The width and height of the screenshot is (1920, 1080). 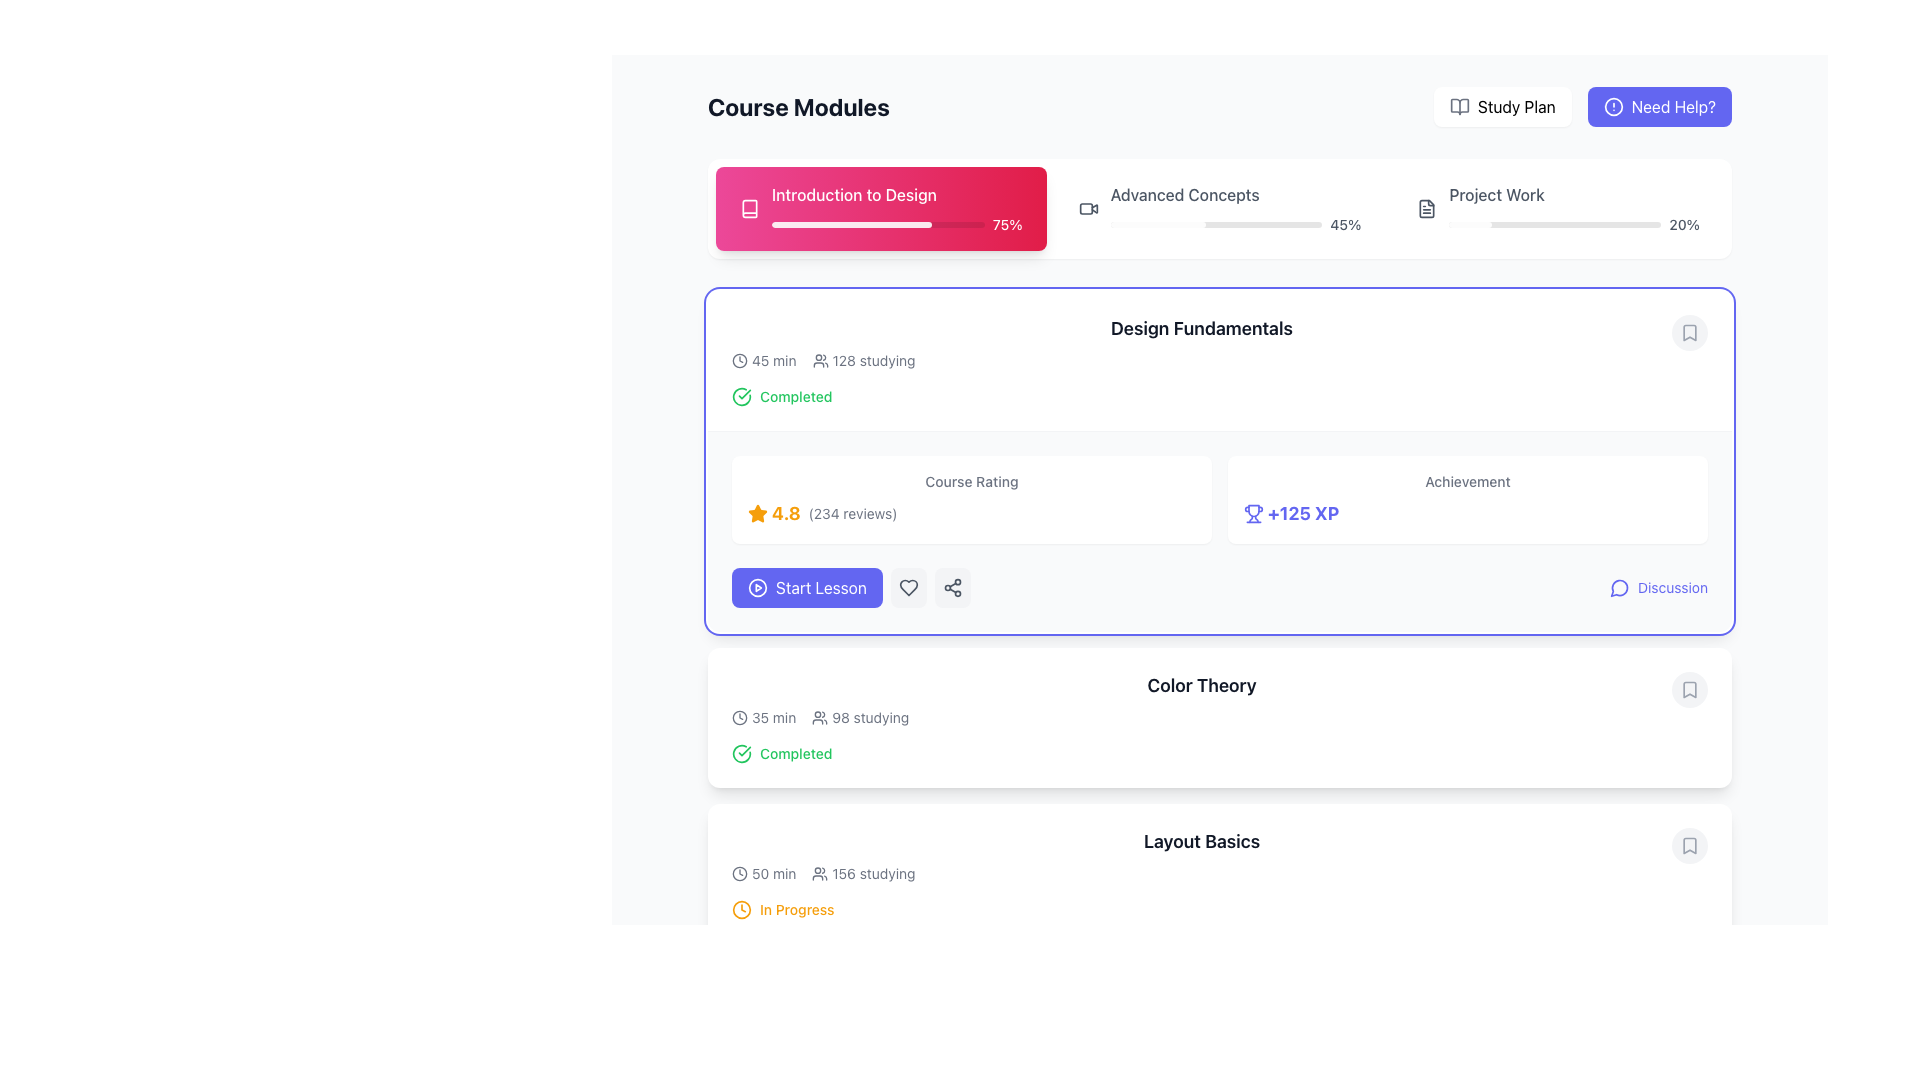 What do you see at coordinates (1659, 107) in the screenshot?
I see `the help button located at the top-right of the interface, adjacent to the 'Study Plan' button` at bounding box center [1659, 107].